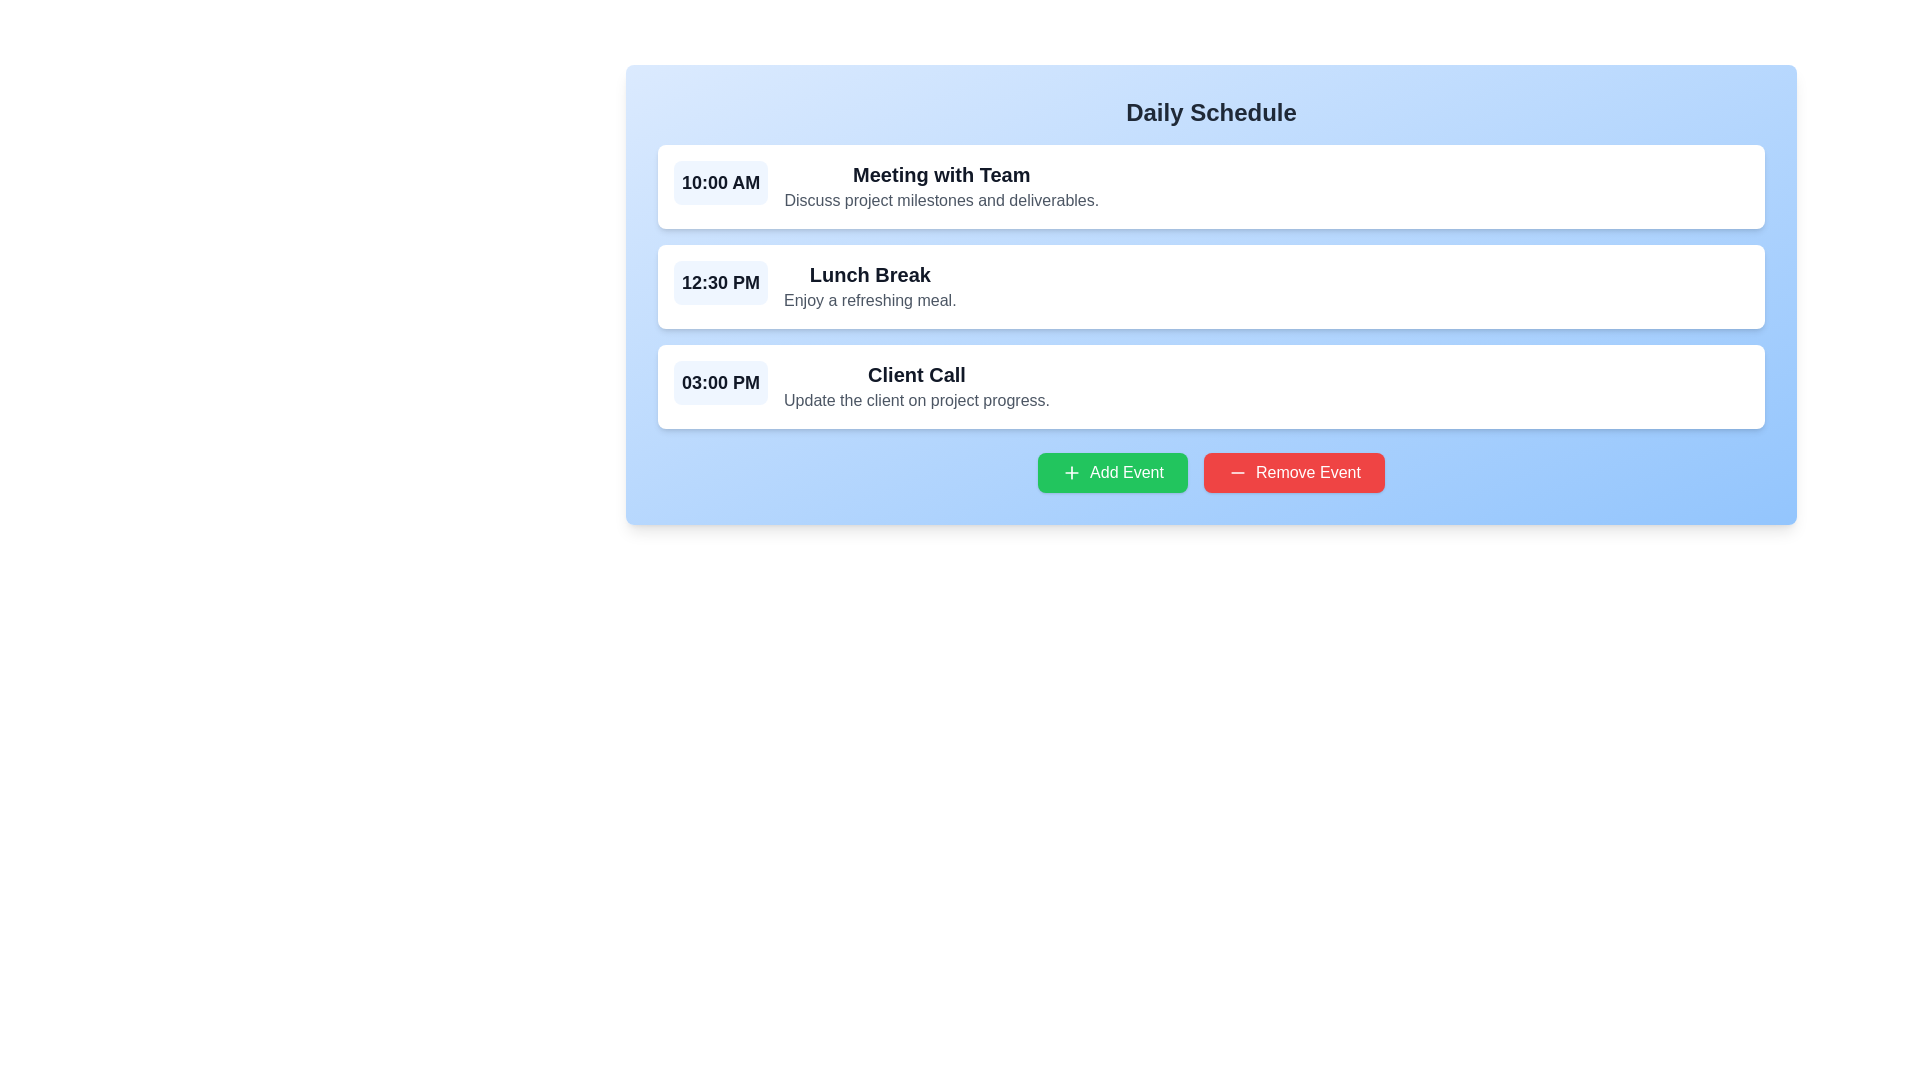 The height and width of the screenshot is (1080, 1920). What do you see at coordinates (1210, 186) in the screenshot?
I see `and drop the List item element displaying 'Meeting with Team'` at bounding box center [1210, 186].